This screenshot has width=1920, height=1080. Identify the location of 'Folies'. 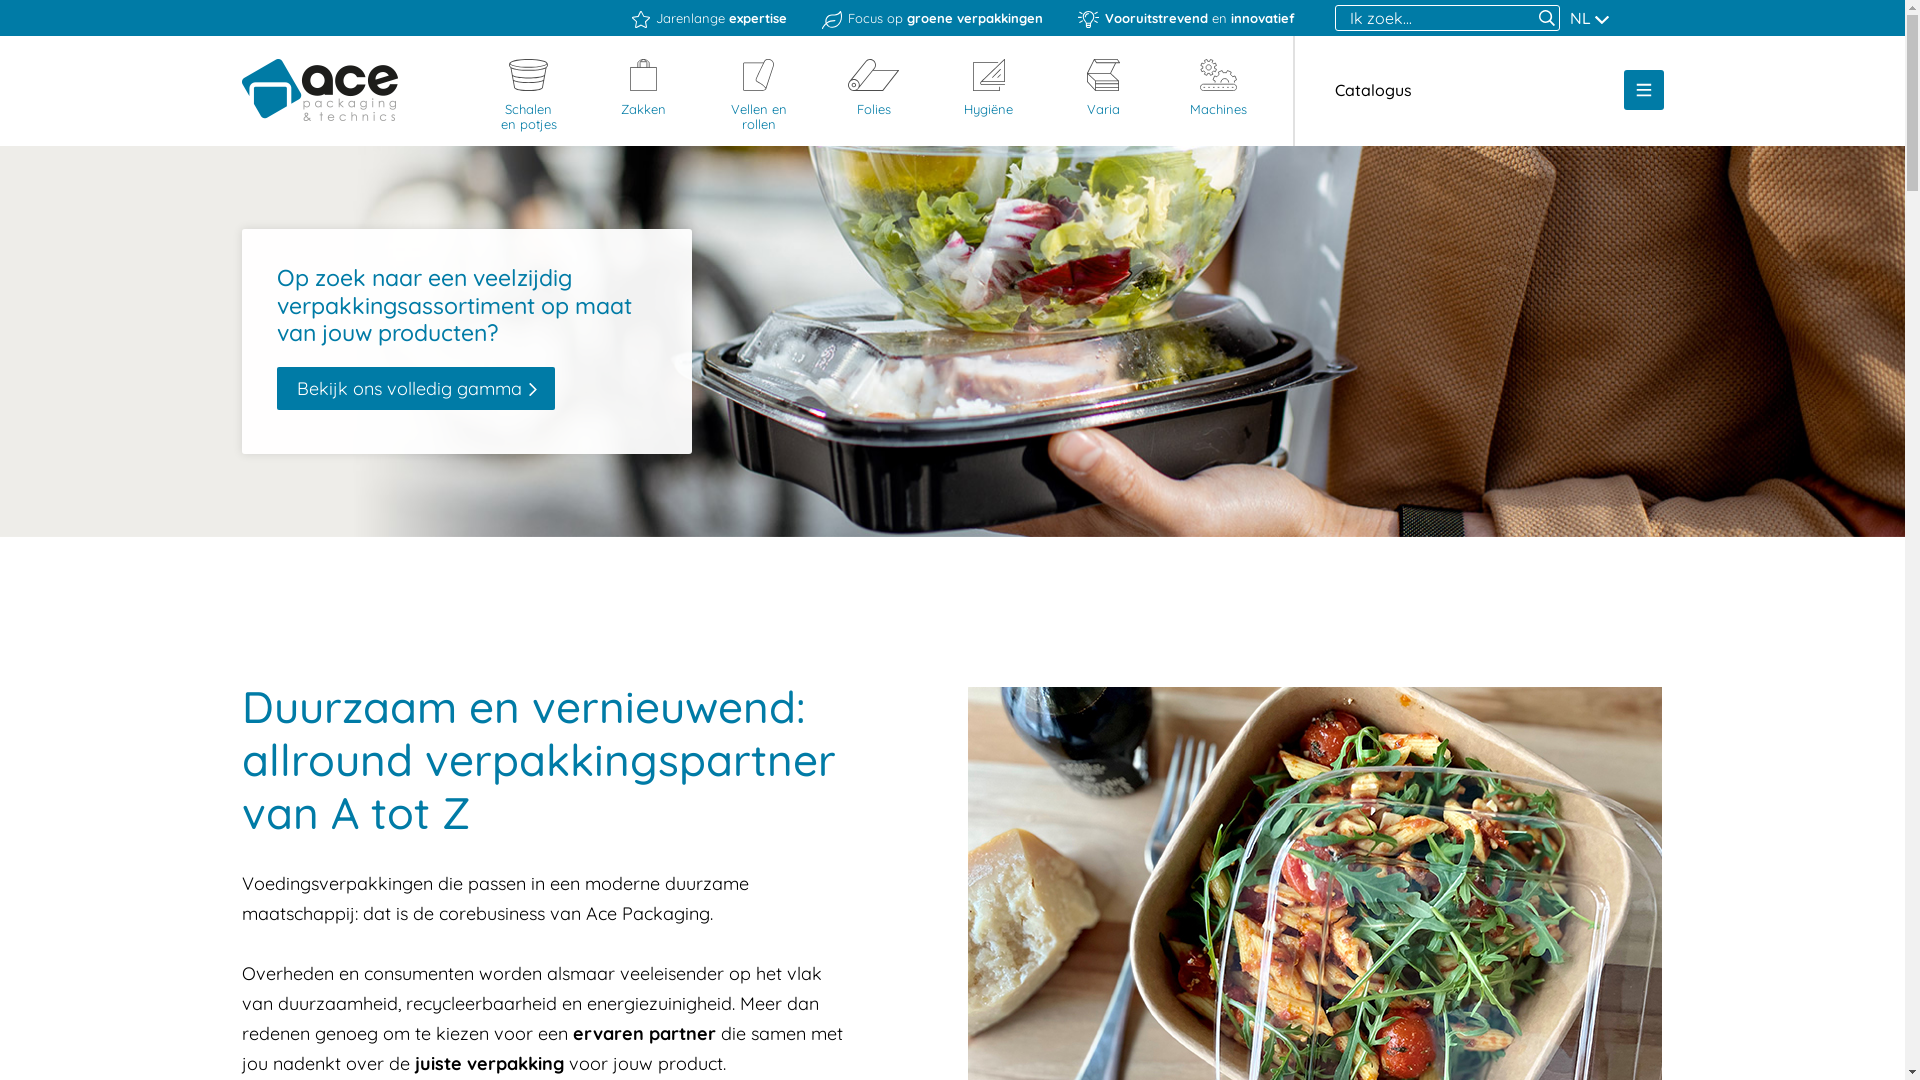
(873, 87).